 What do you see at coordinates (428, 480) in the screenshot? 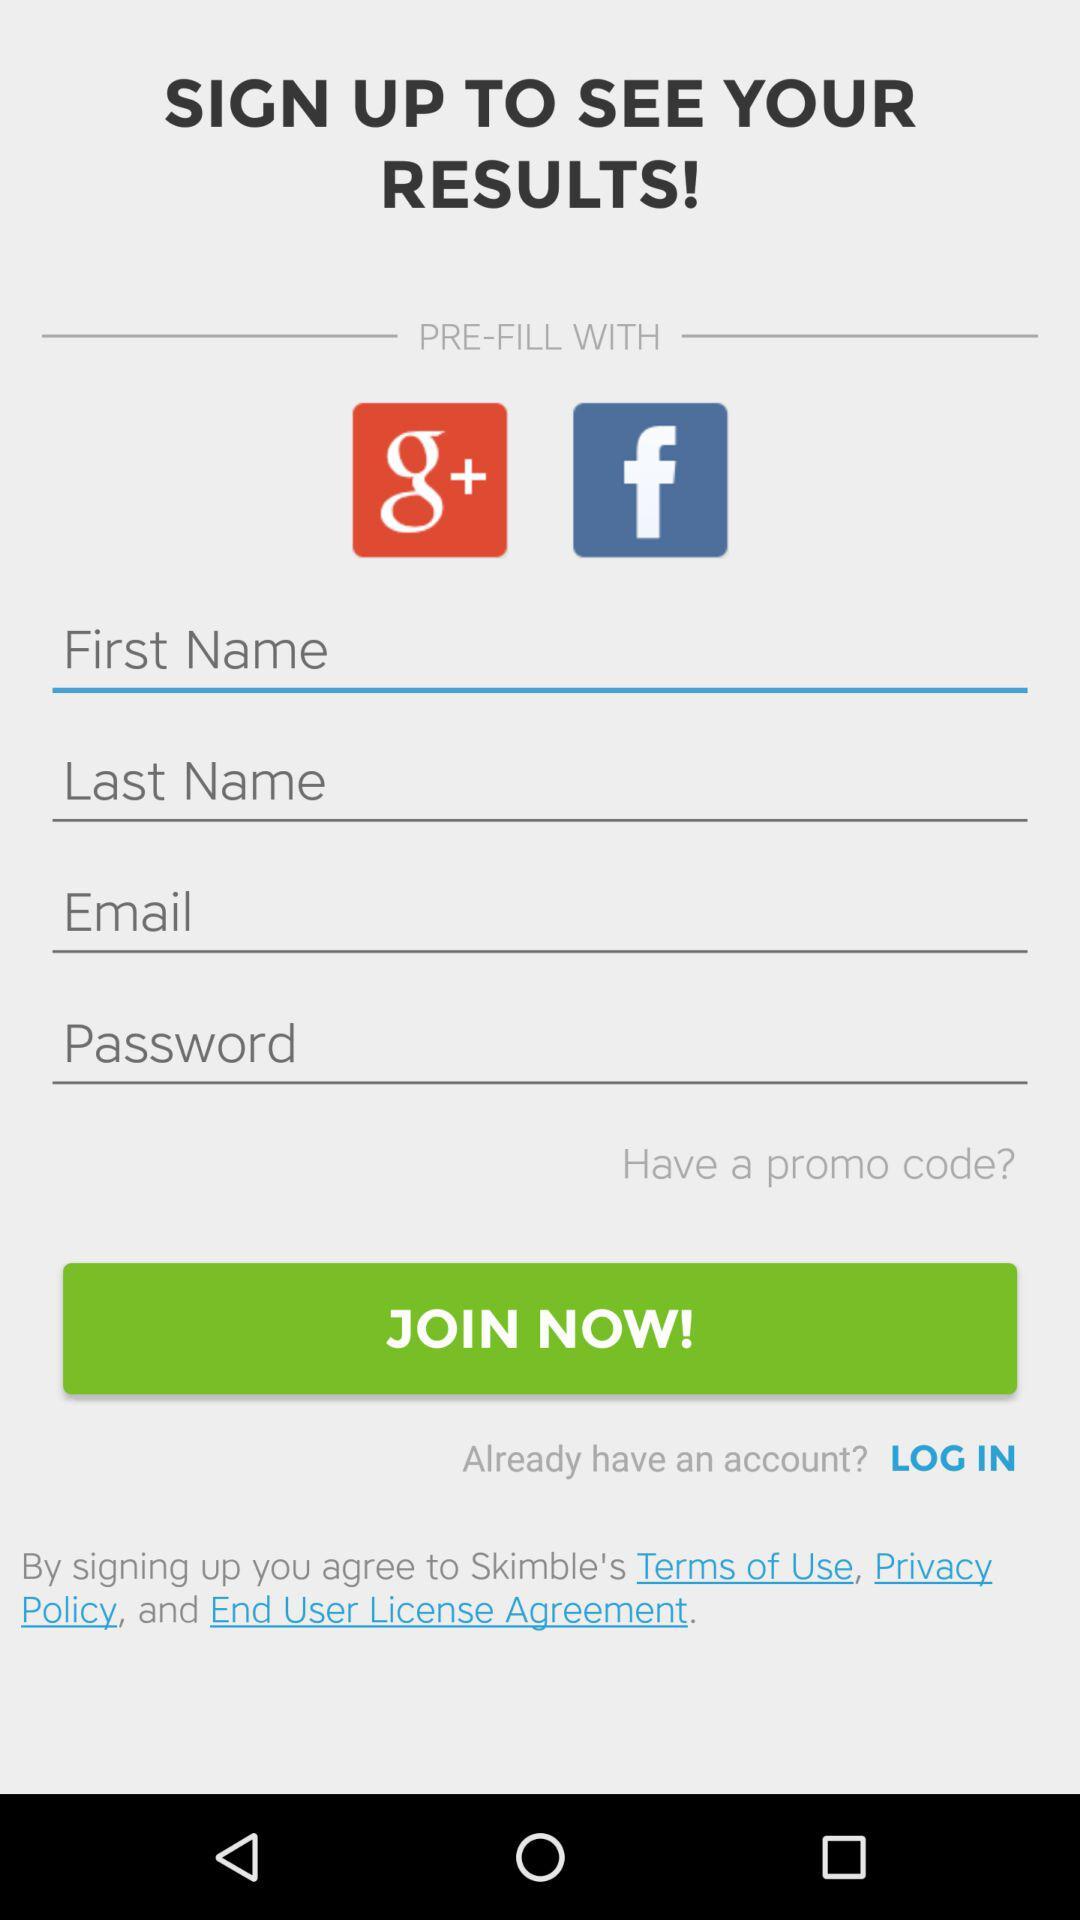
I see `the item below the pre-fill with item` at bounding box center [428, 480].